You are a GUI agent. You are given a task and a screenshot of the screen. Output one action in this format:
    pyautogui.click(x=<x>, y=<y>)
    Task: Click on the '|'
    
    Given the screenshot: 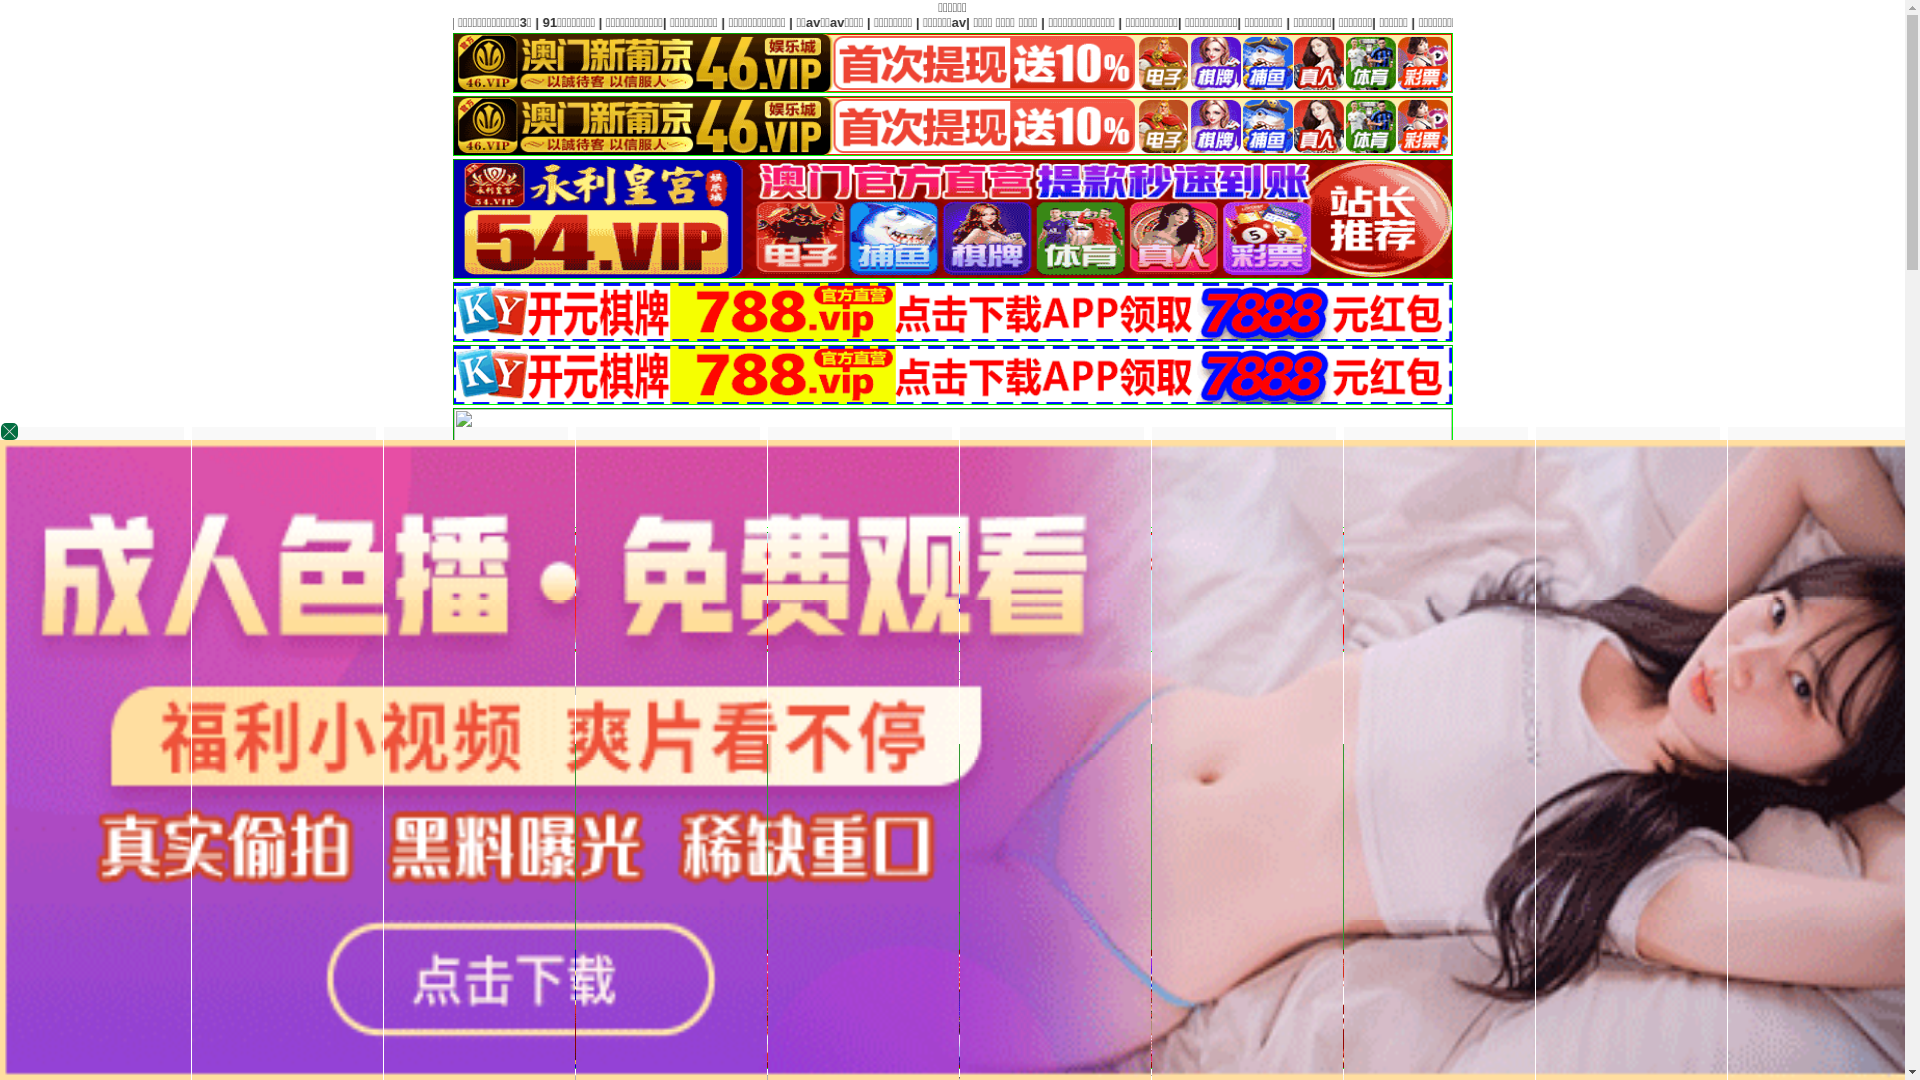 What is the action you would take?
    pyautogui.click(x=1384, y=22)
    